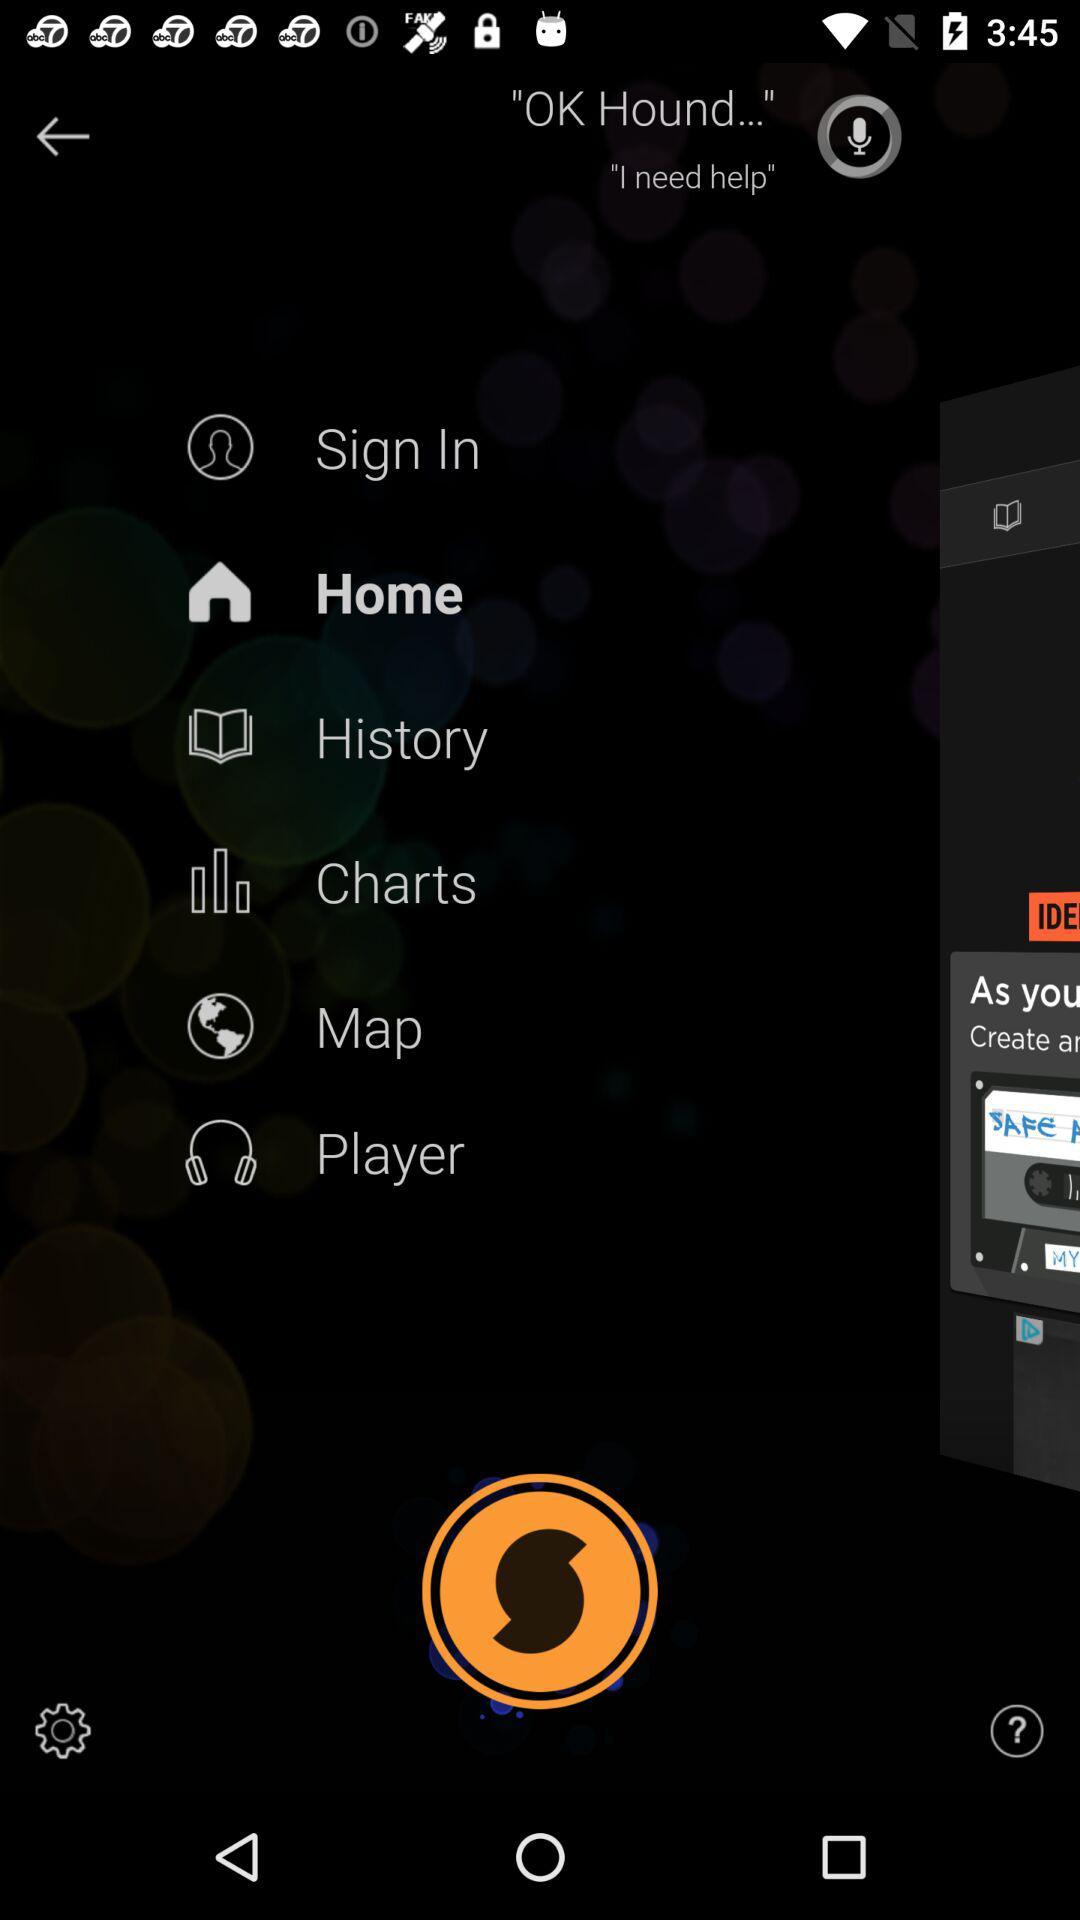 The image size is (1080, 1920). Describe the element at coordinates (1017, 1730) in the screenshot. I see `open help menu` at that location.